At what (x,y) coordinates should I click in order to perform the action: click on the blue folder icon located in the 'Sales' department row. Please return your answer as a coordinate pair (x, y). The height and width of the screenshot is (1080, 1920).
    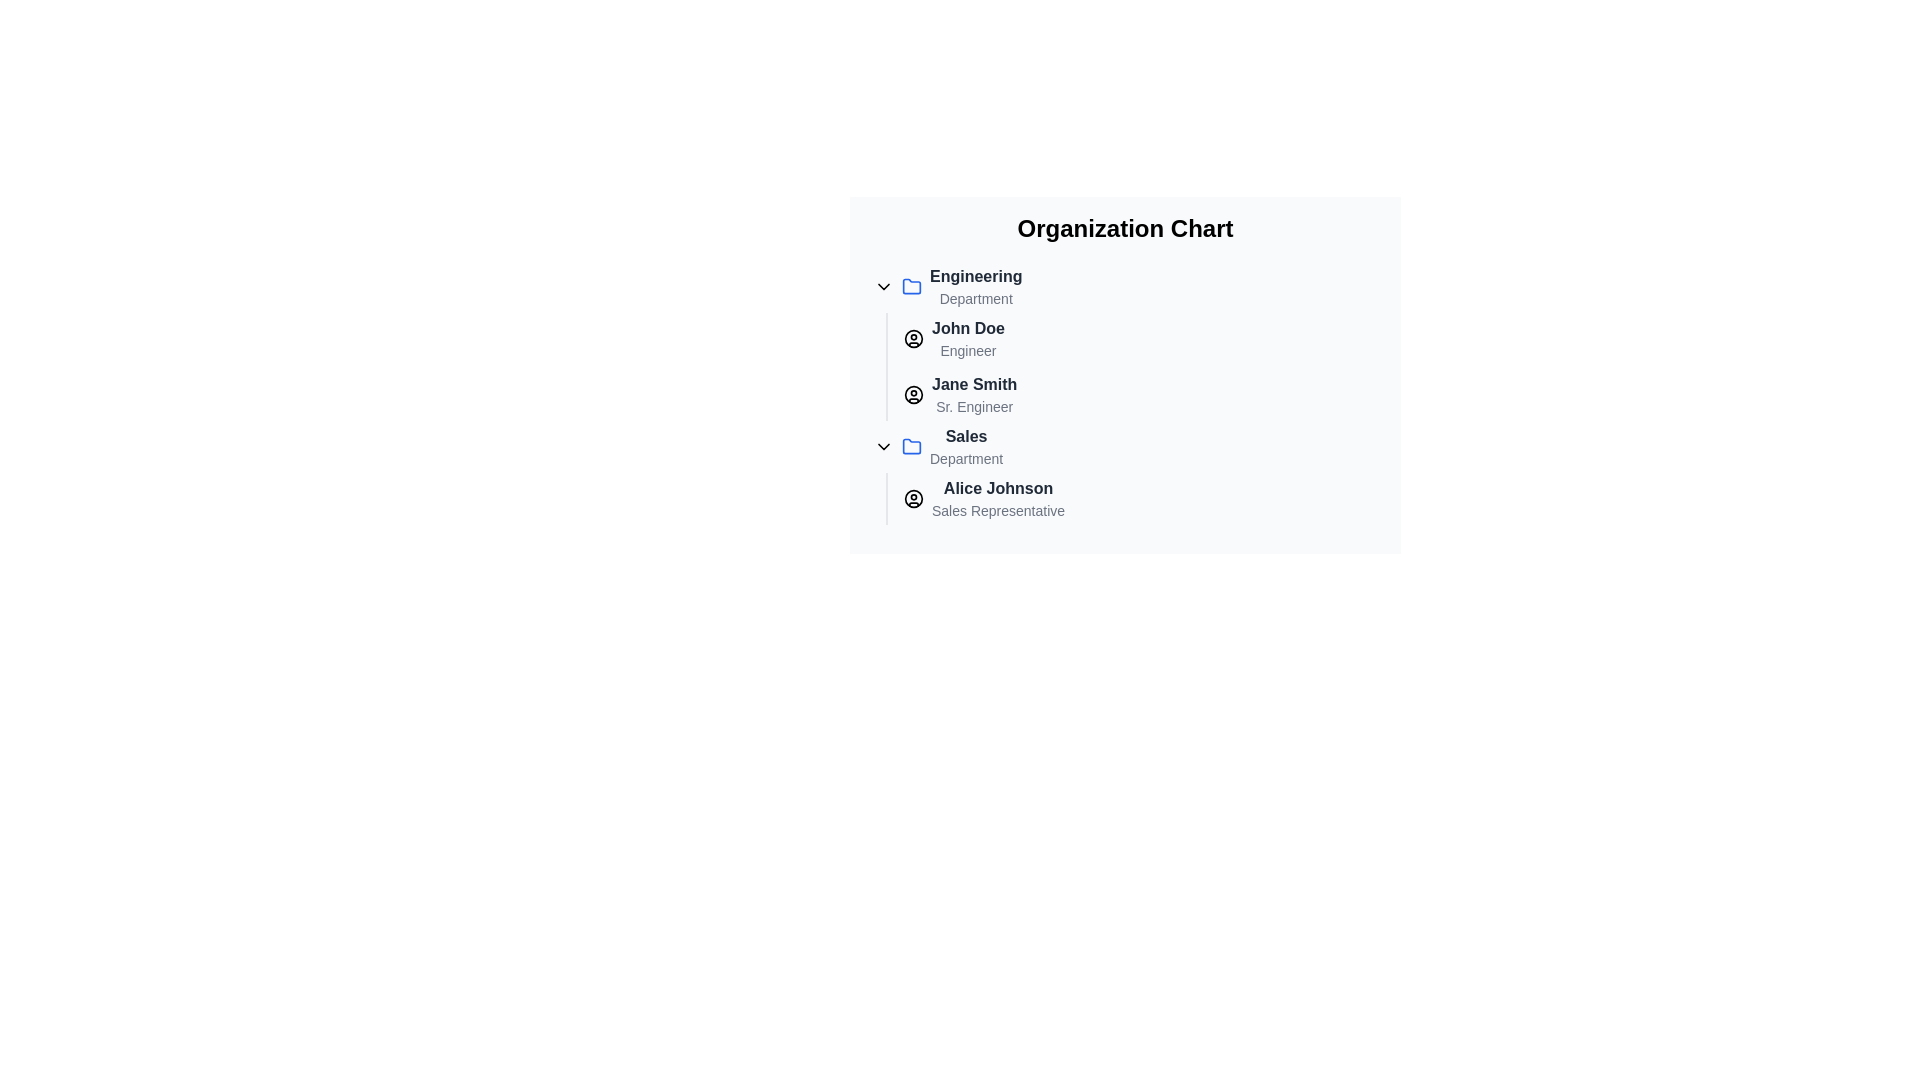
    Looking at the image, I should click on (911, 446).